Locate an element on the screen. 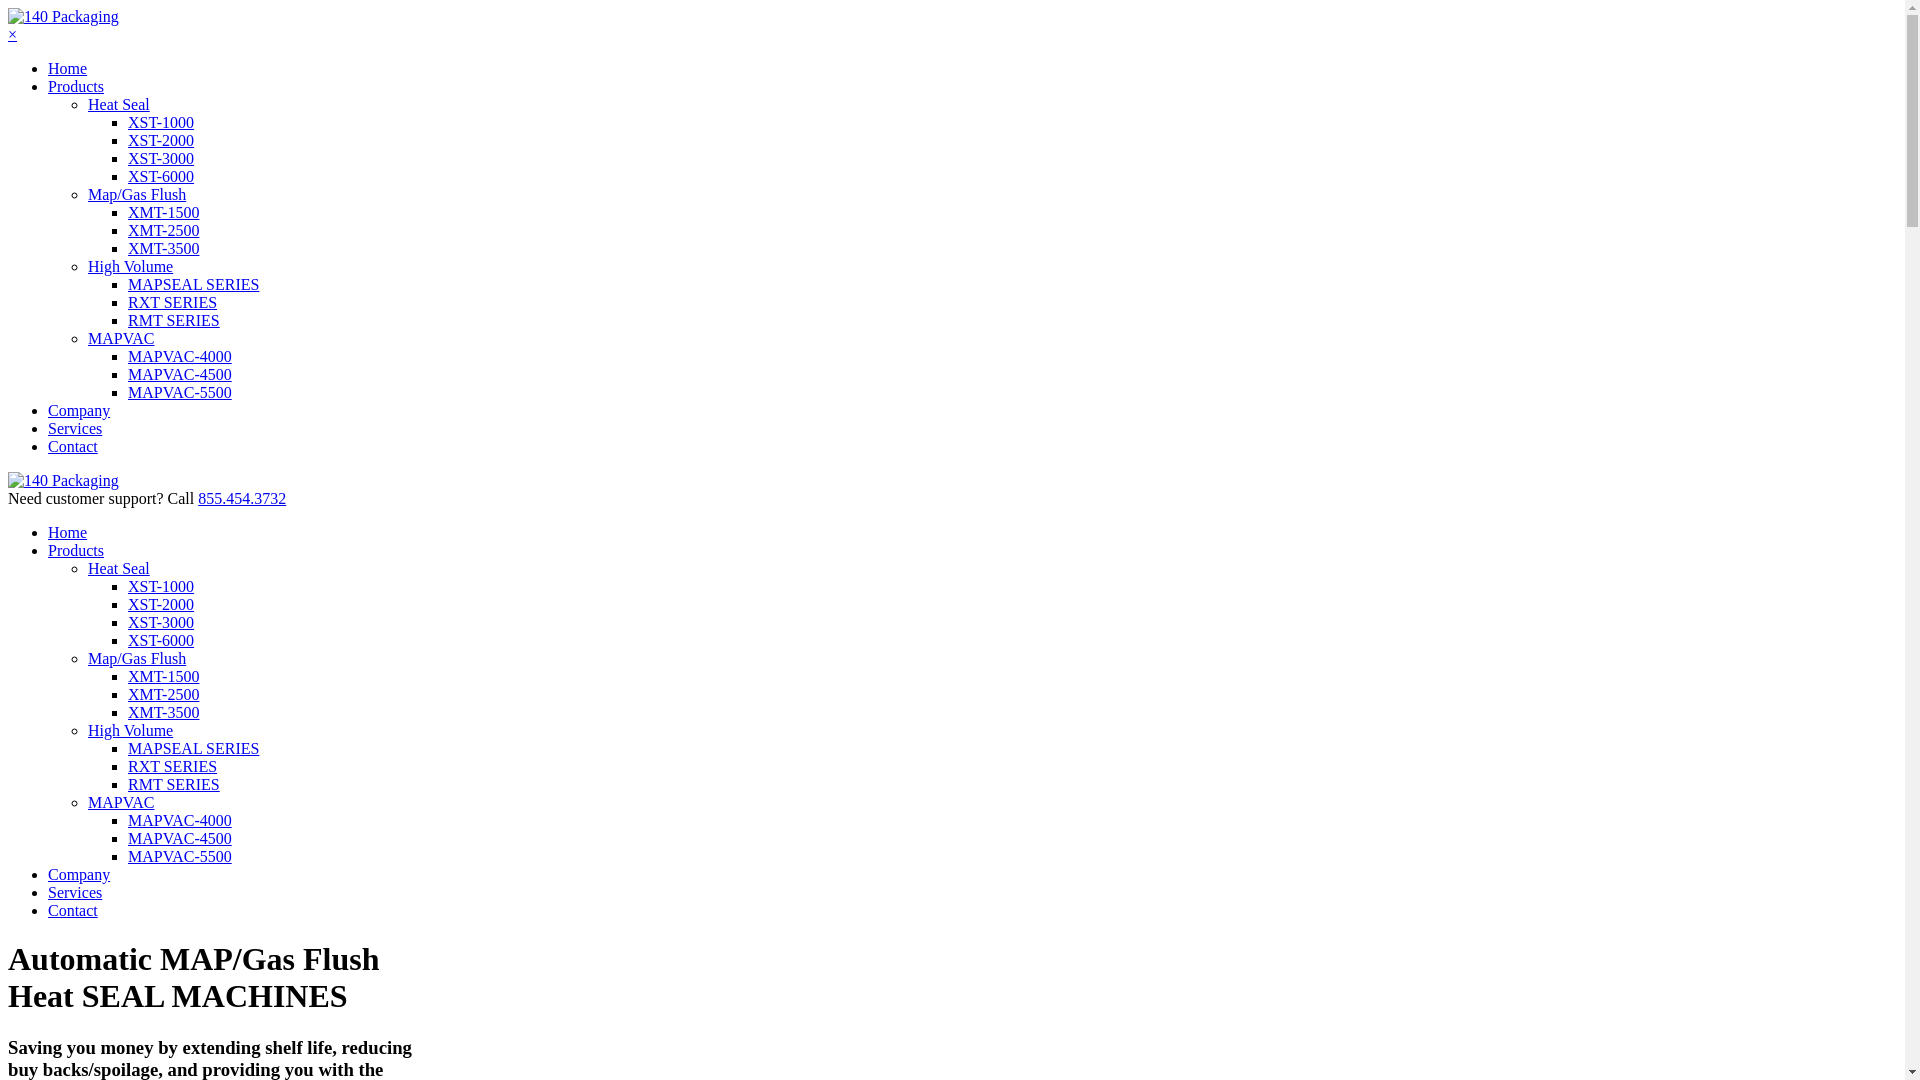 The width and height of the screenshot is (1920, 1080). 'XMT-2500' is located at coordinates (163, 229).